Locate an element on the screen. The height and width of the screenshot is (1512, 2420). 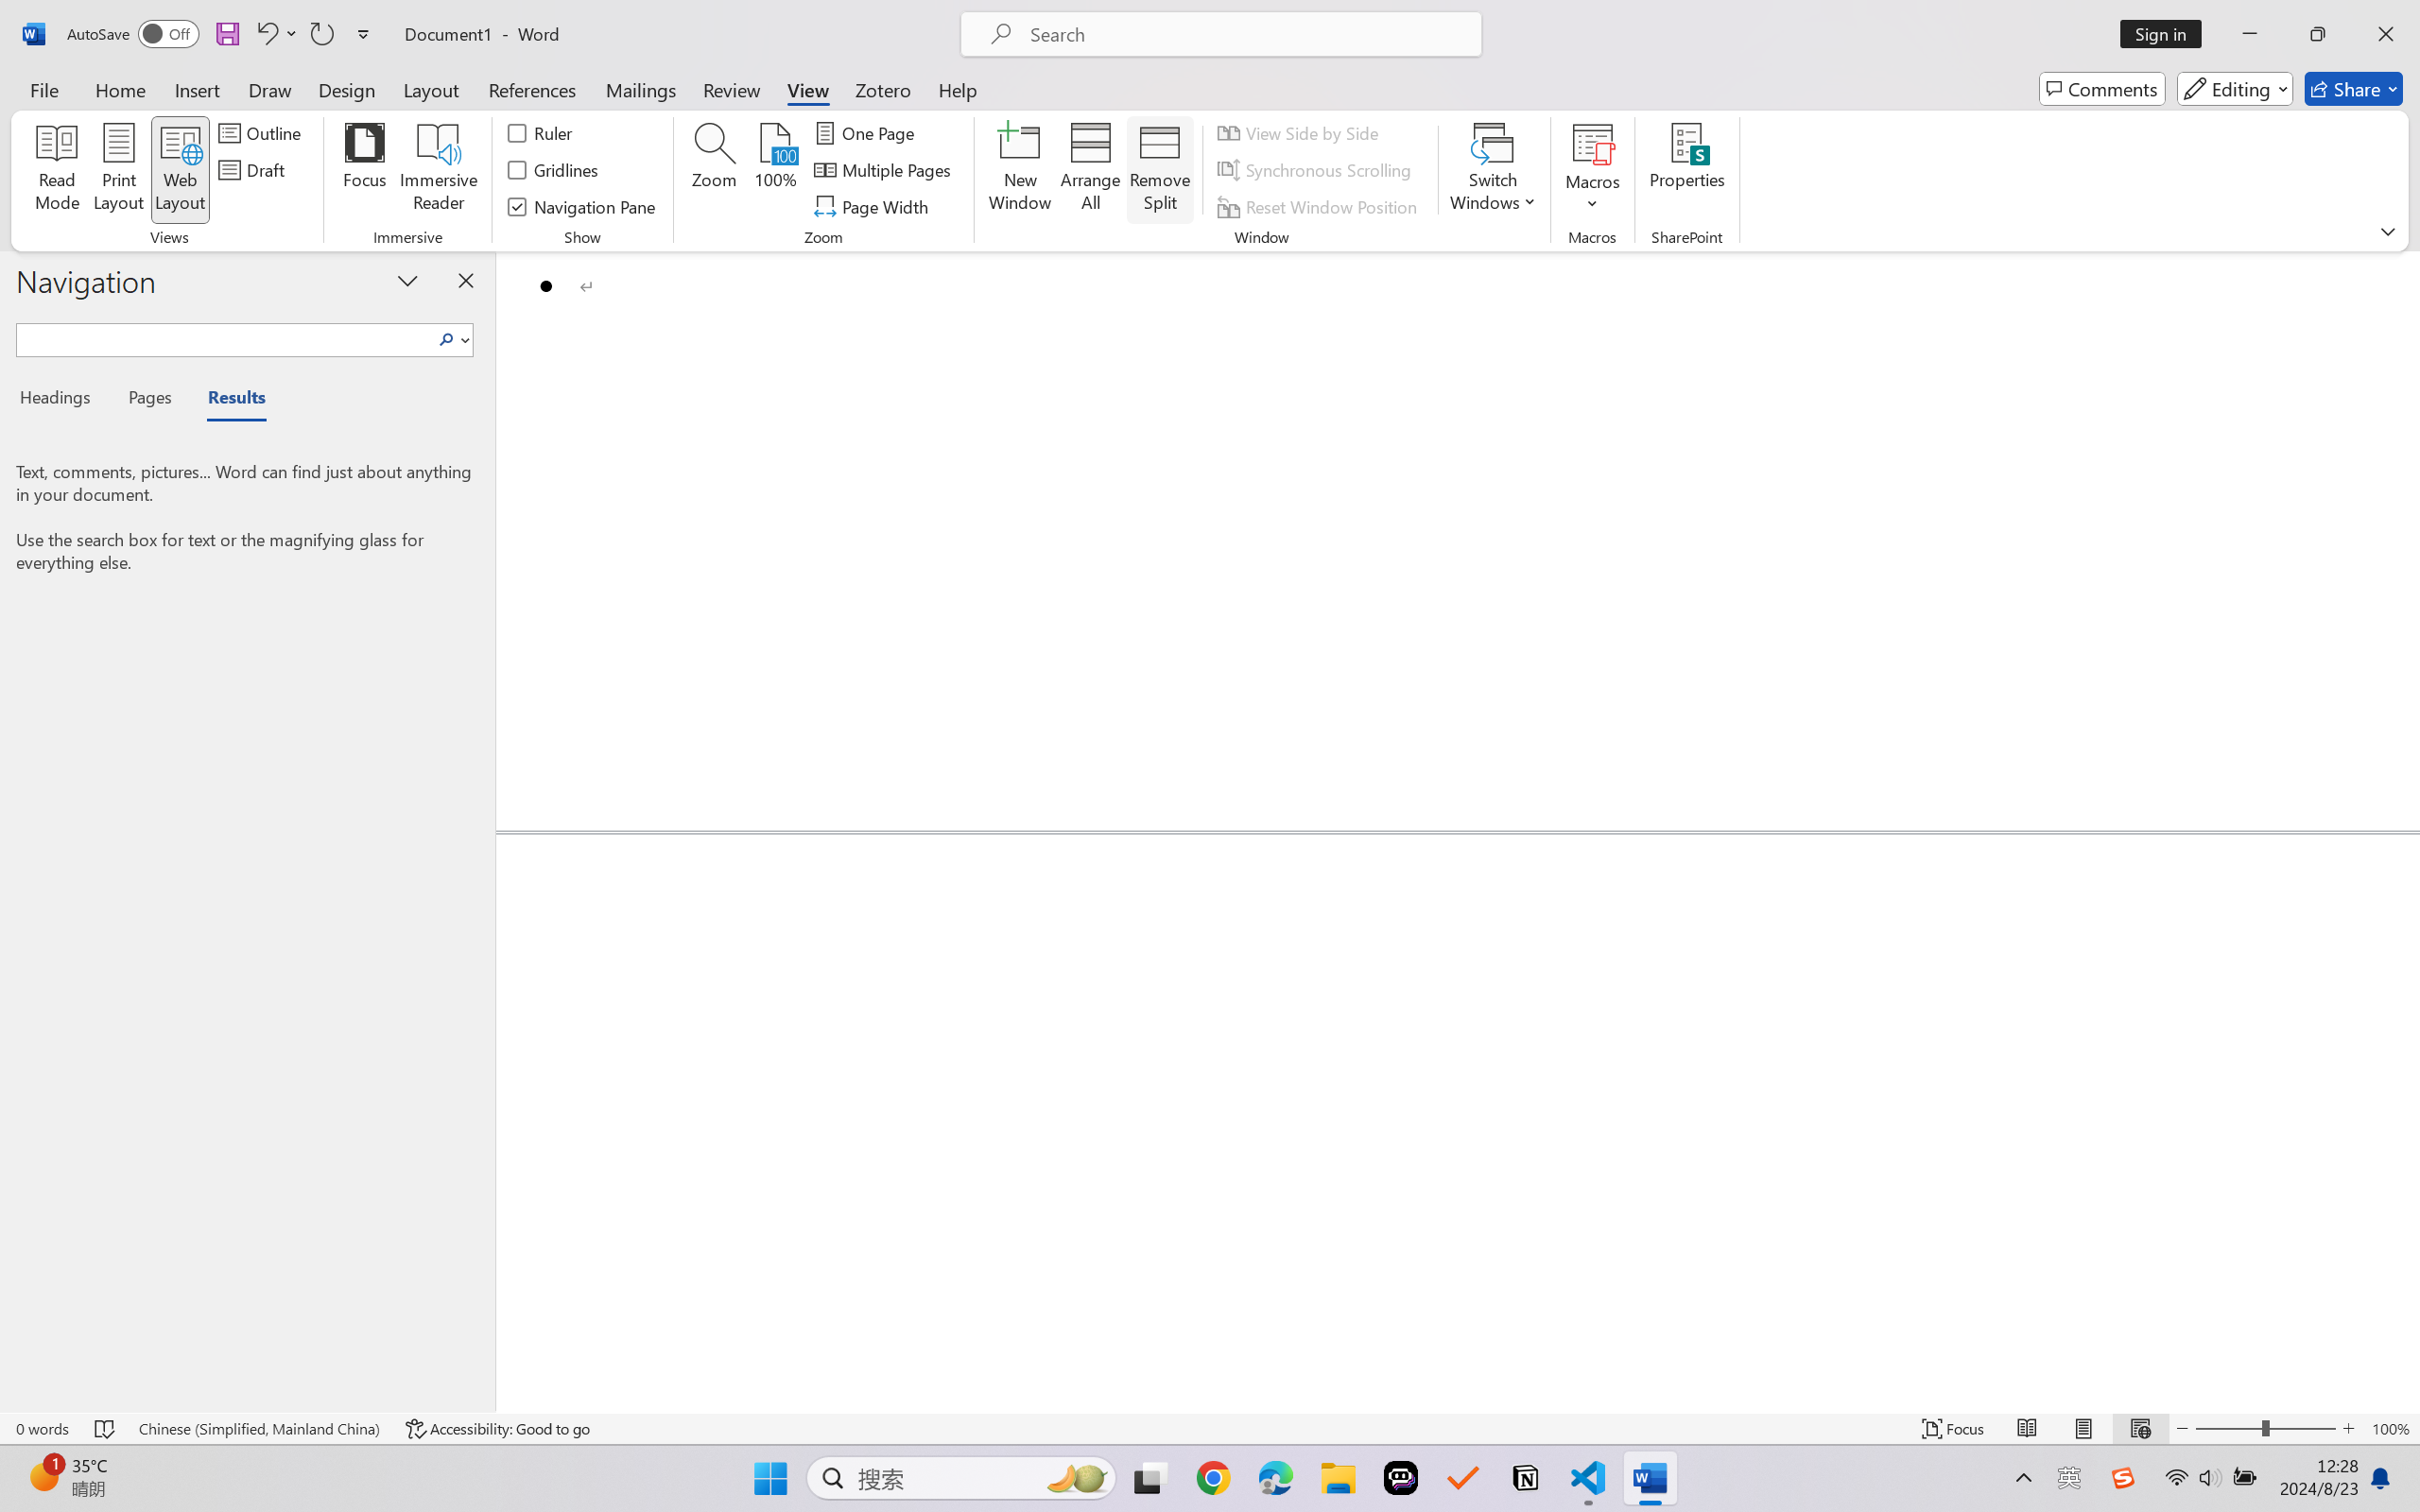
'Repeat Bullet Default' is located at coordinates (320, 33).